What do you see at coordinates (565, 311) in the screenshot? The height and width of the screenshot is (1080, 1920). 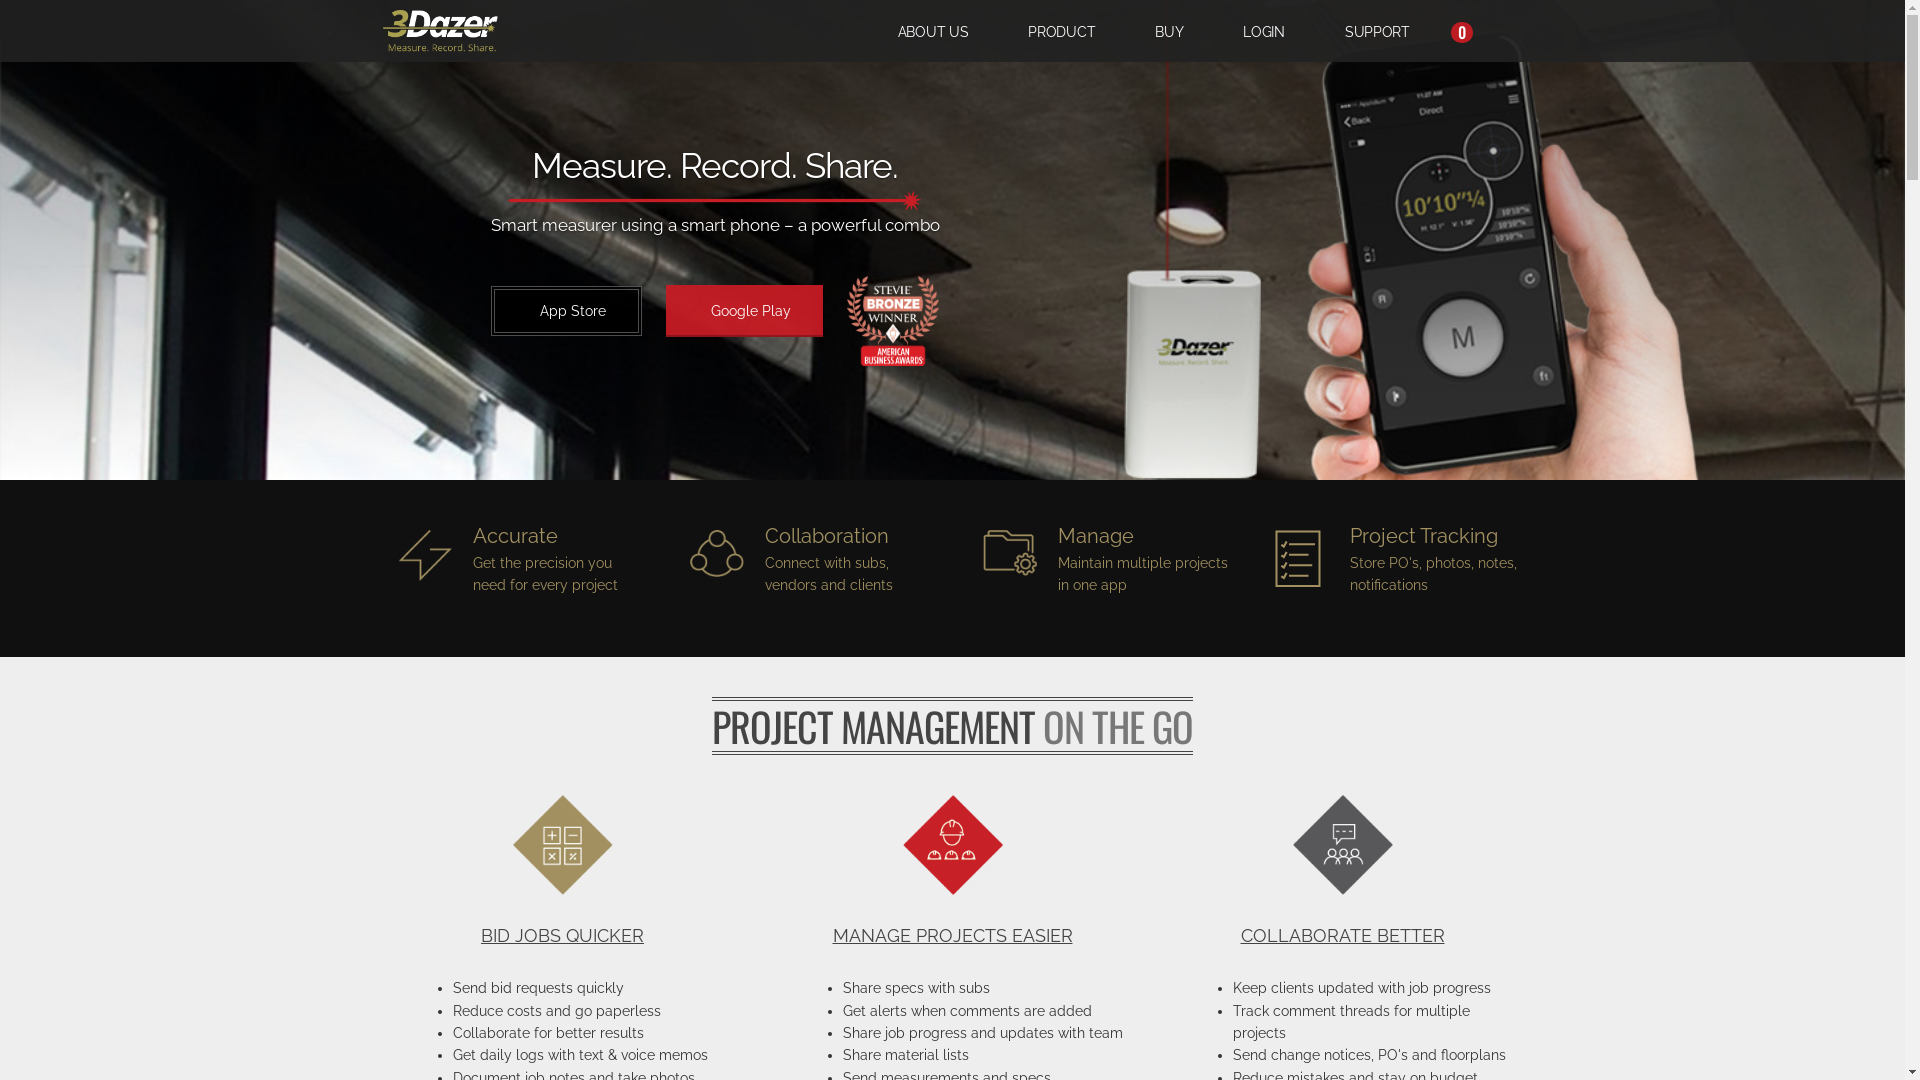 I see `'  App Store'` at bounding box center [565, 311].